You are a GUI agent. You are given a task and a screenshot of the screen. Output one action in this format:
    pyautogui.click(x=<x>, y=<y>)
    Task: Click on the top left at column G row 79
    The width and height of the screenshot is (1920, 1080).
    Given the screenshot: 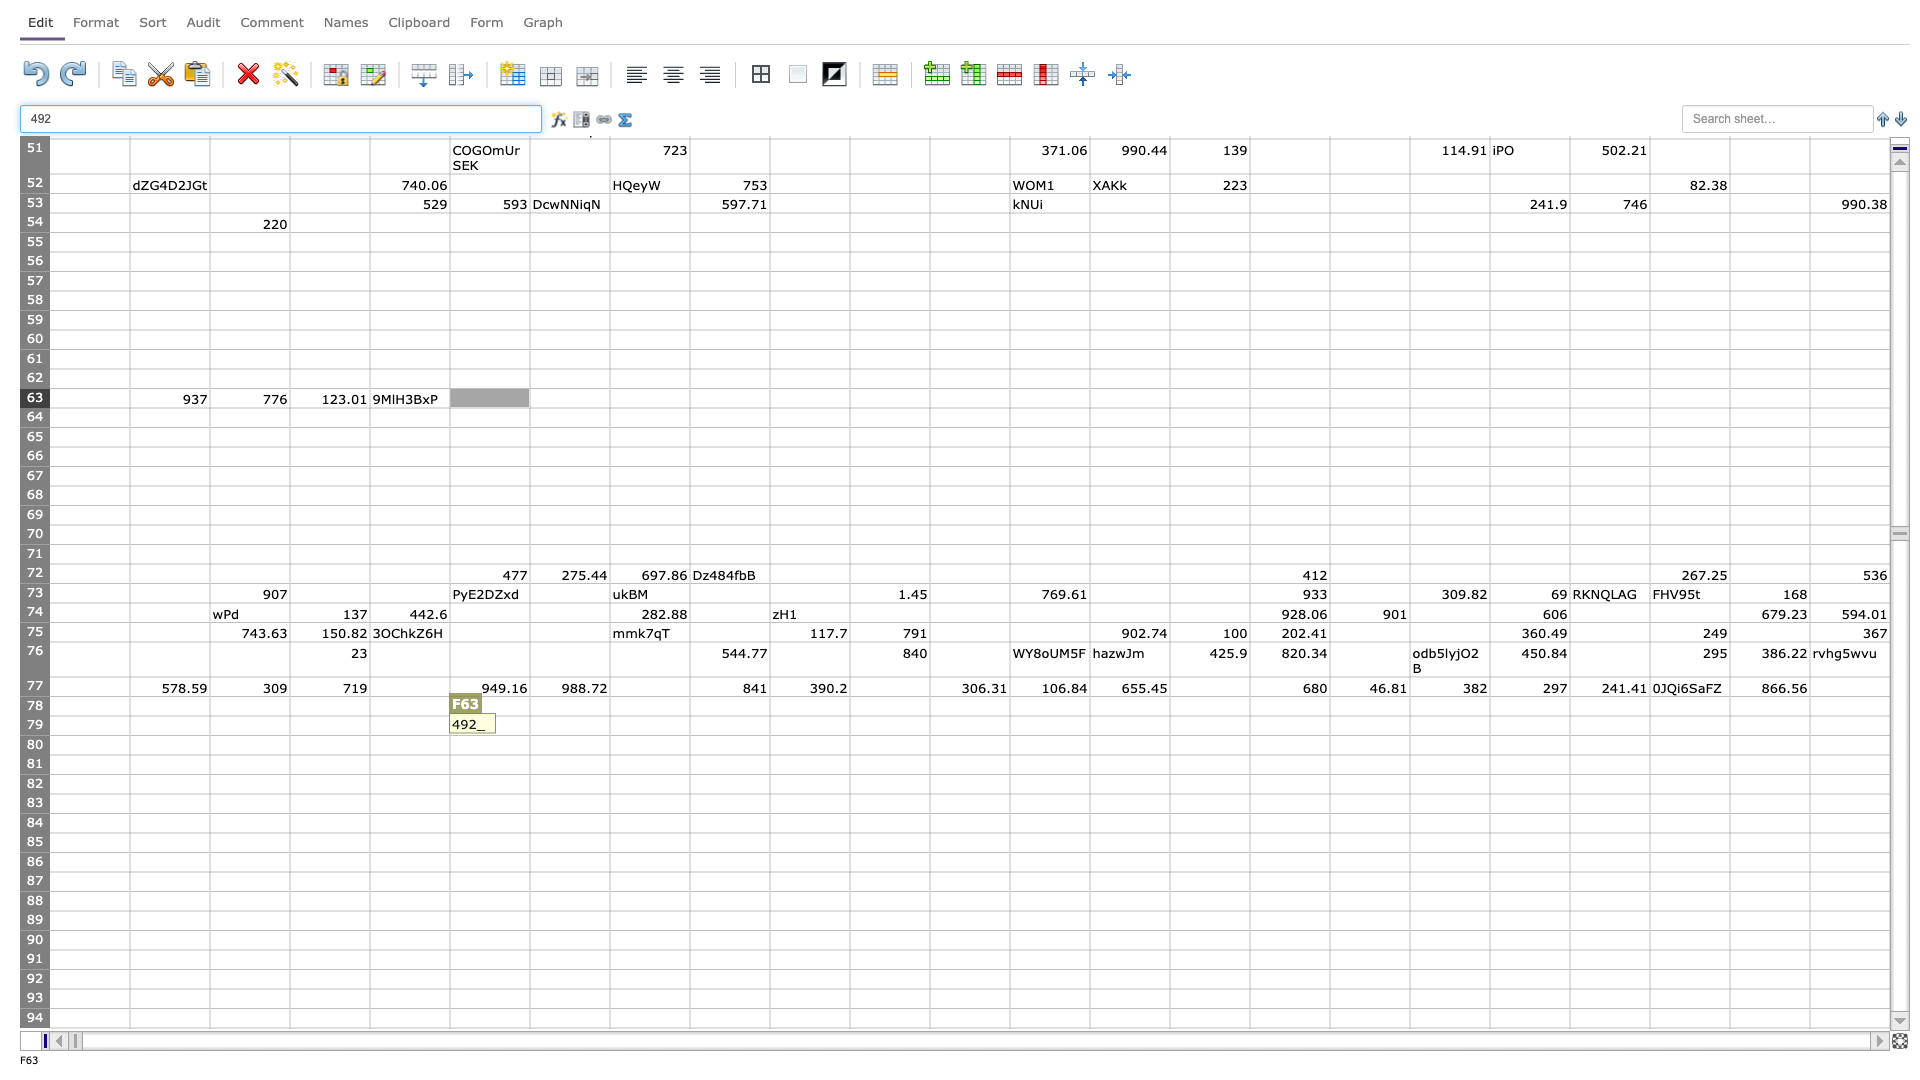 What is the action you would take?
    pyautogui.click(x=529, y=715)
    